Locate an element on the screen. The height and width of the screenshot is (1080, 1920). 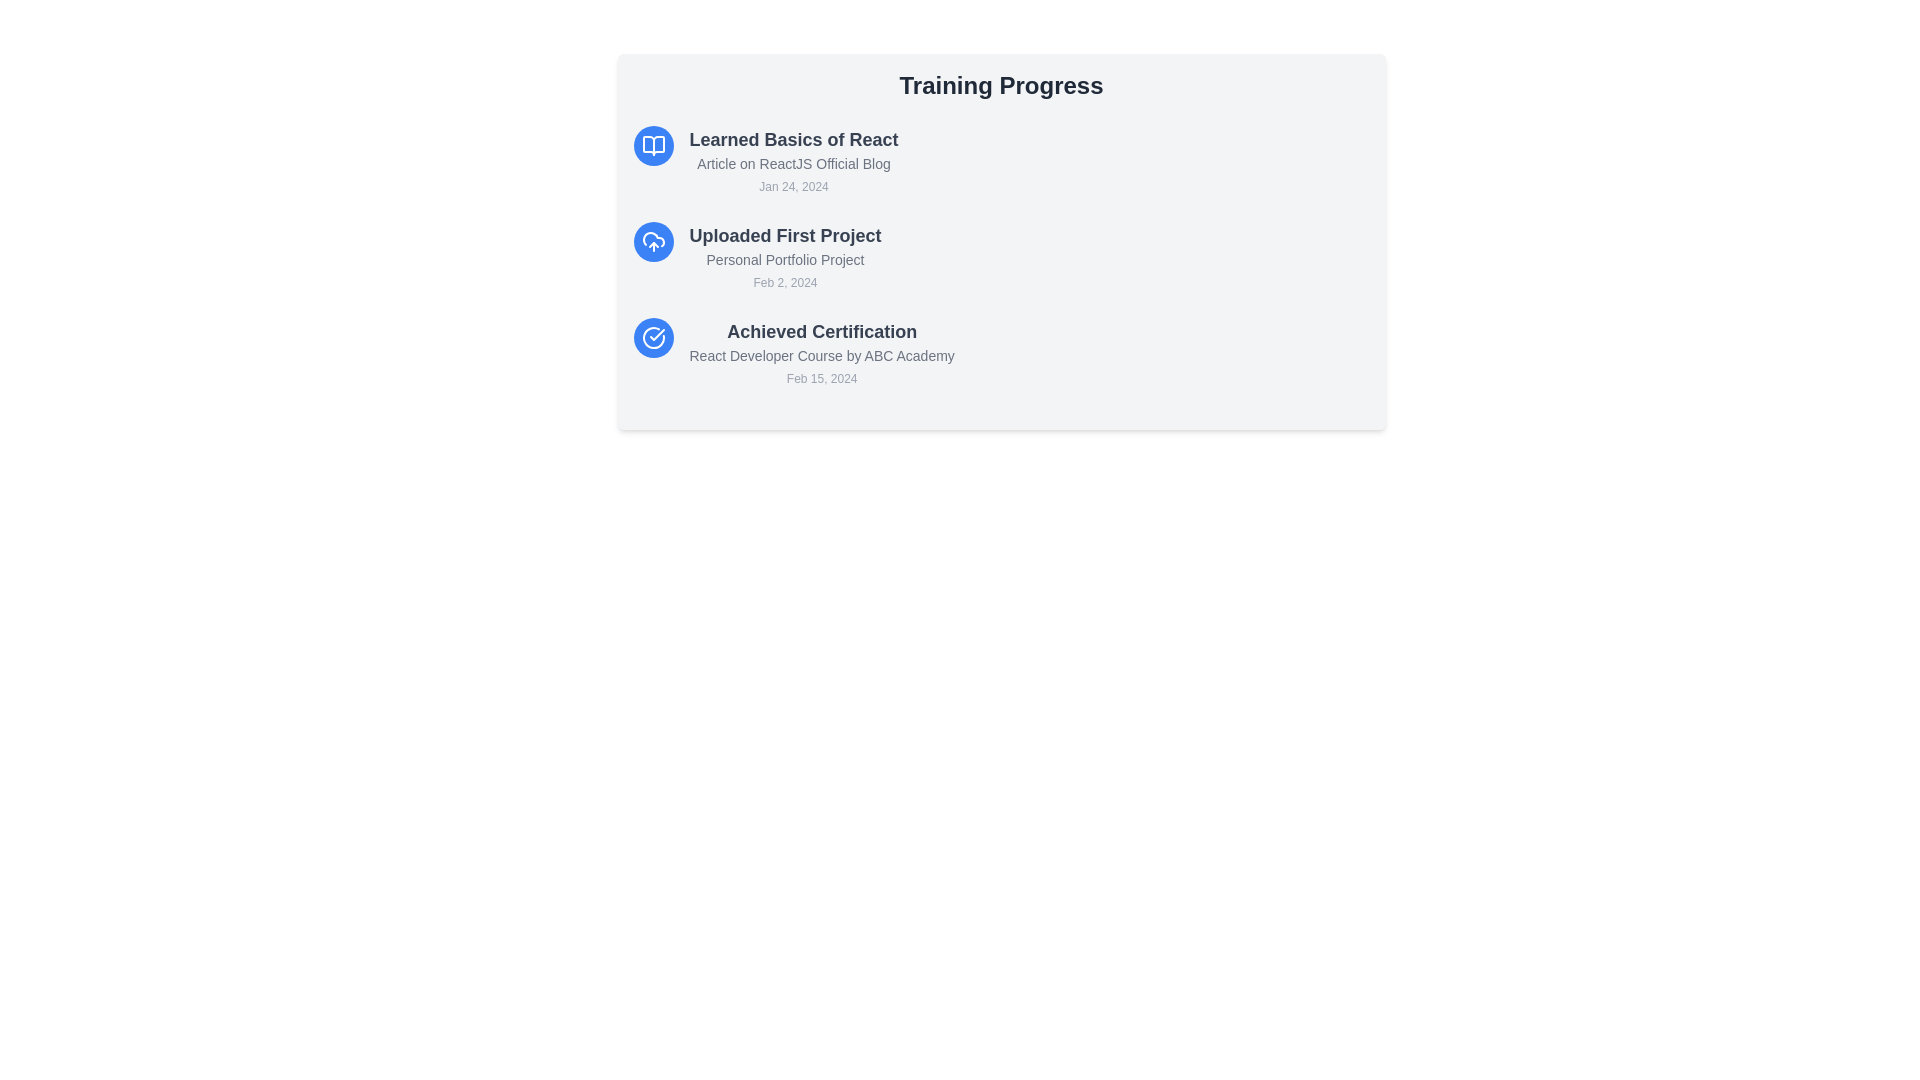
the book icon SVG graphic with a blue circular background and white border, located to the left of the text 'Learned Basics of React' is located at coordinates (653, 145).